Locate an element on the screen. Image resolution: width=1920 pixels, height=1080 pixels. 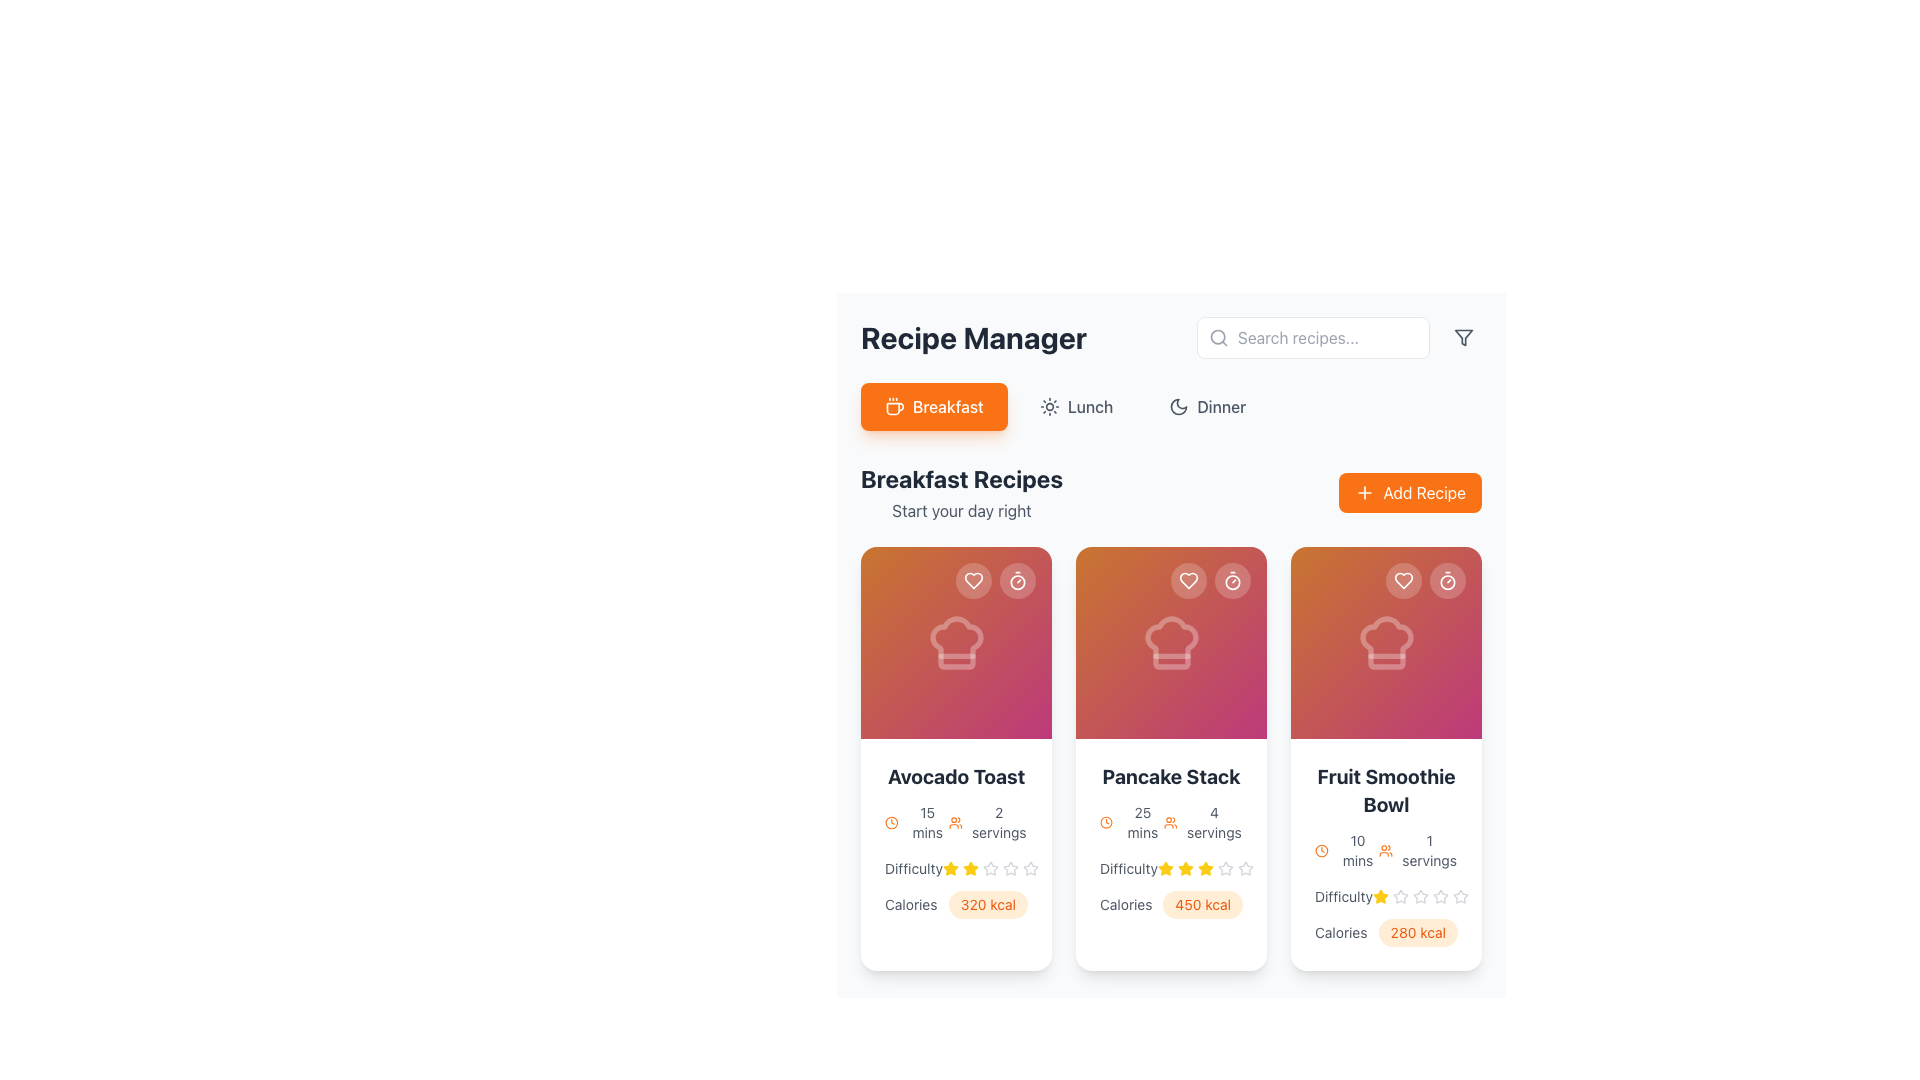
the circular button with a white stopwatch icon located at the top right corner of the 'Fruit Smoothie Bowl' recipe card is located at coordinates (1448, 581).